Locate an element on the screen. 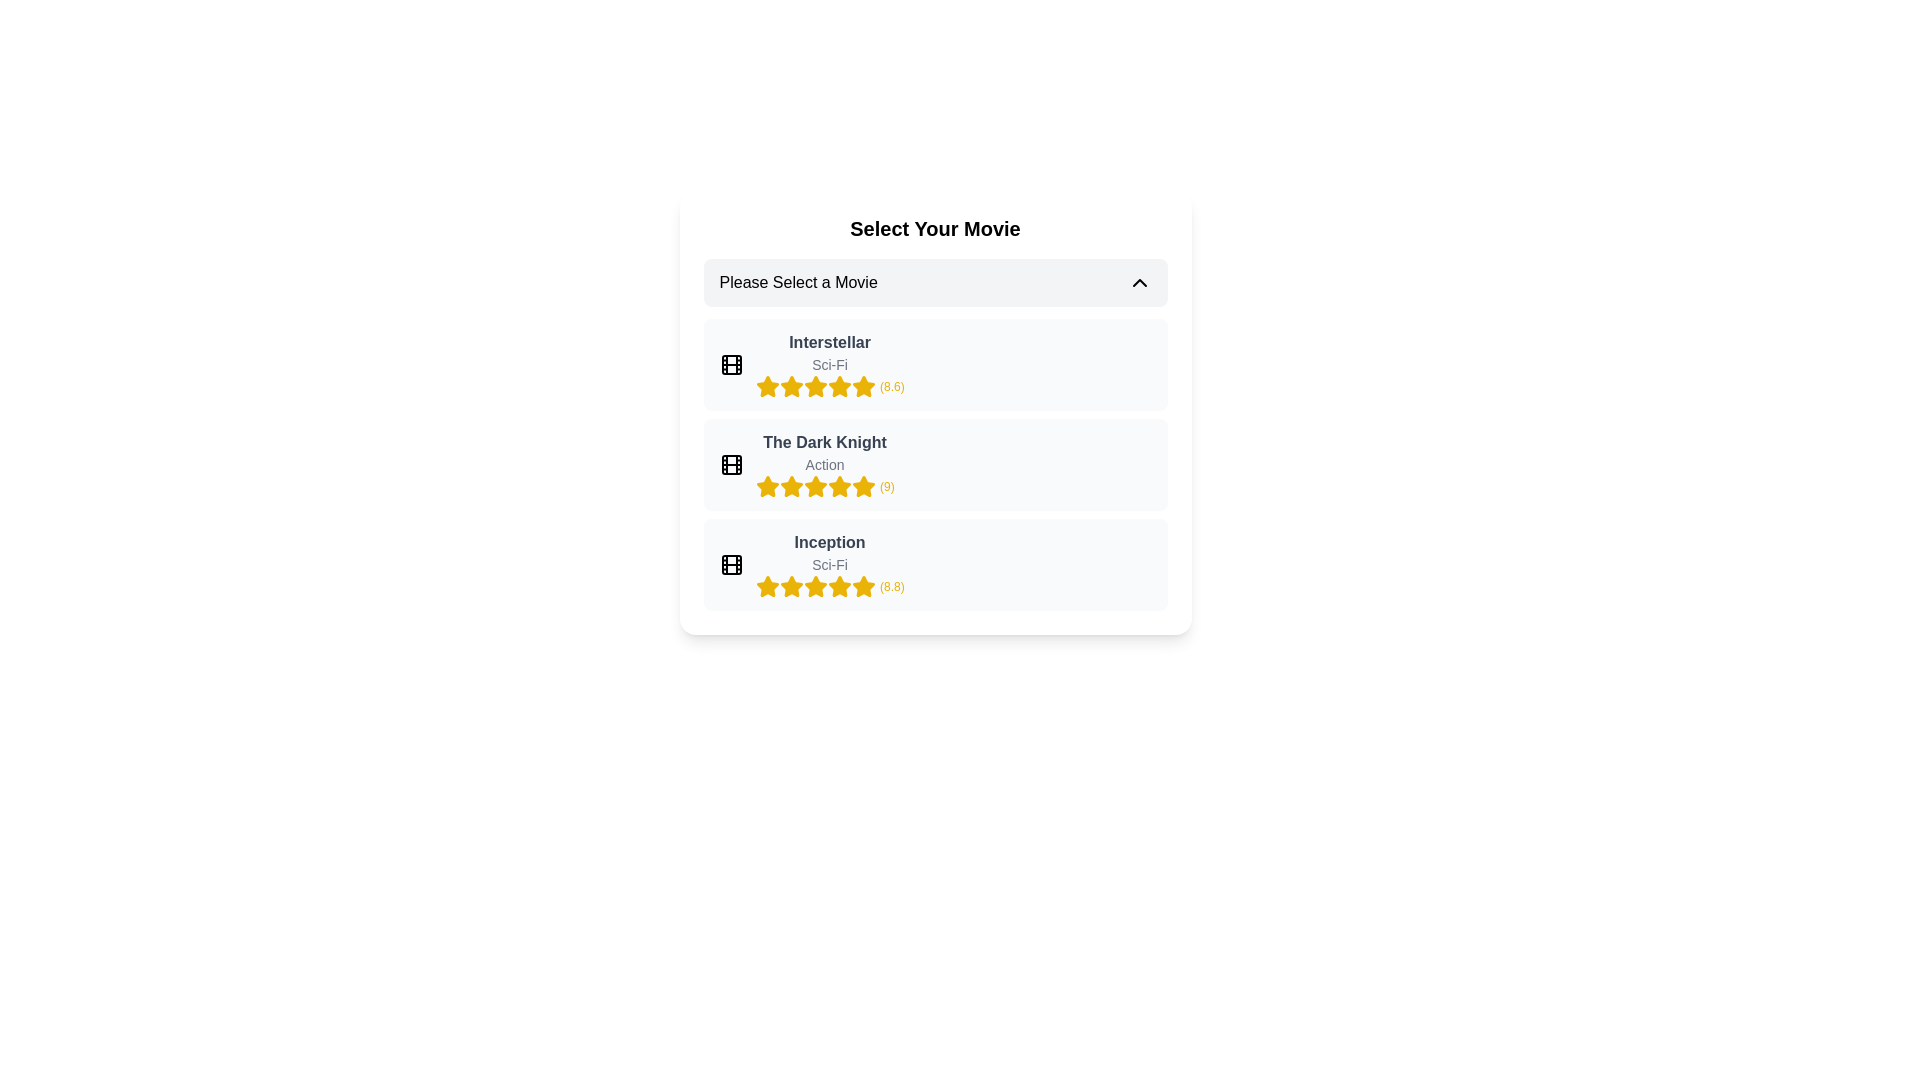  the third rating star under the movie 'Interstellar' to register a rating is located at coordinates (815, 386).